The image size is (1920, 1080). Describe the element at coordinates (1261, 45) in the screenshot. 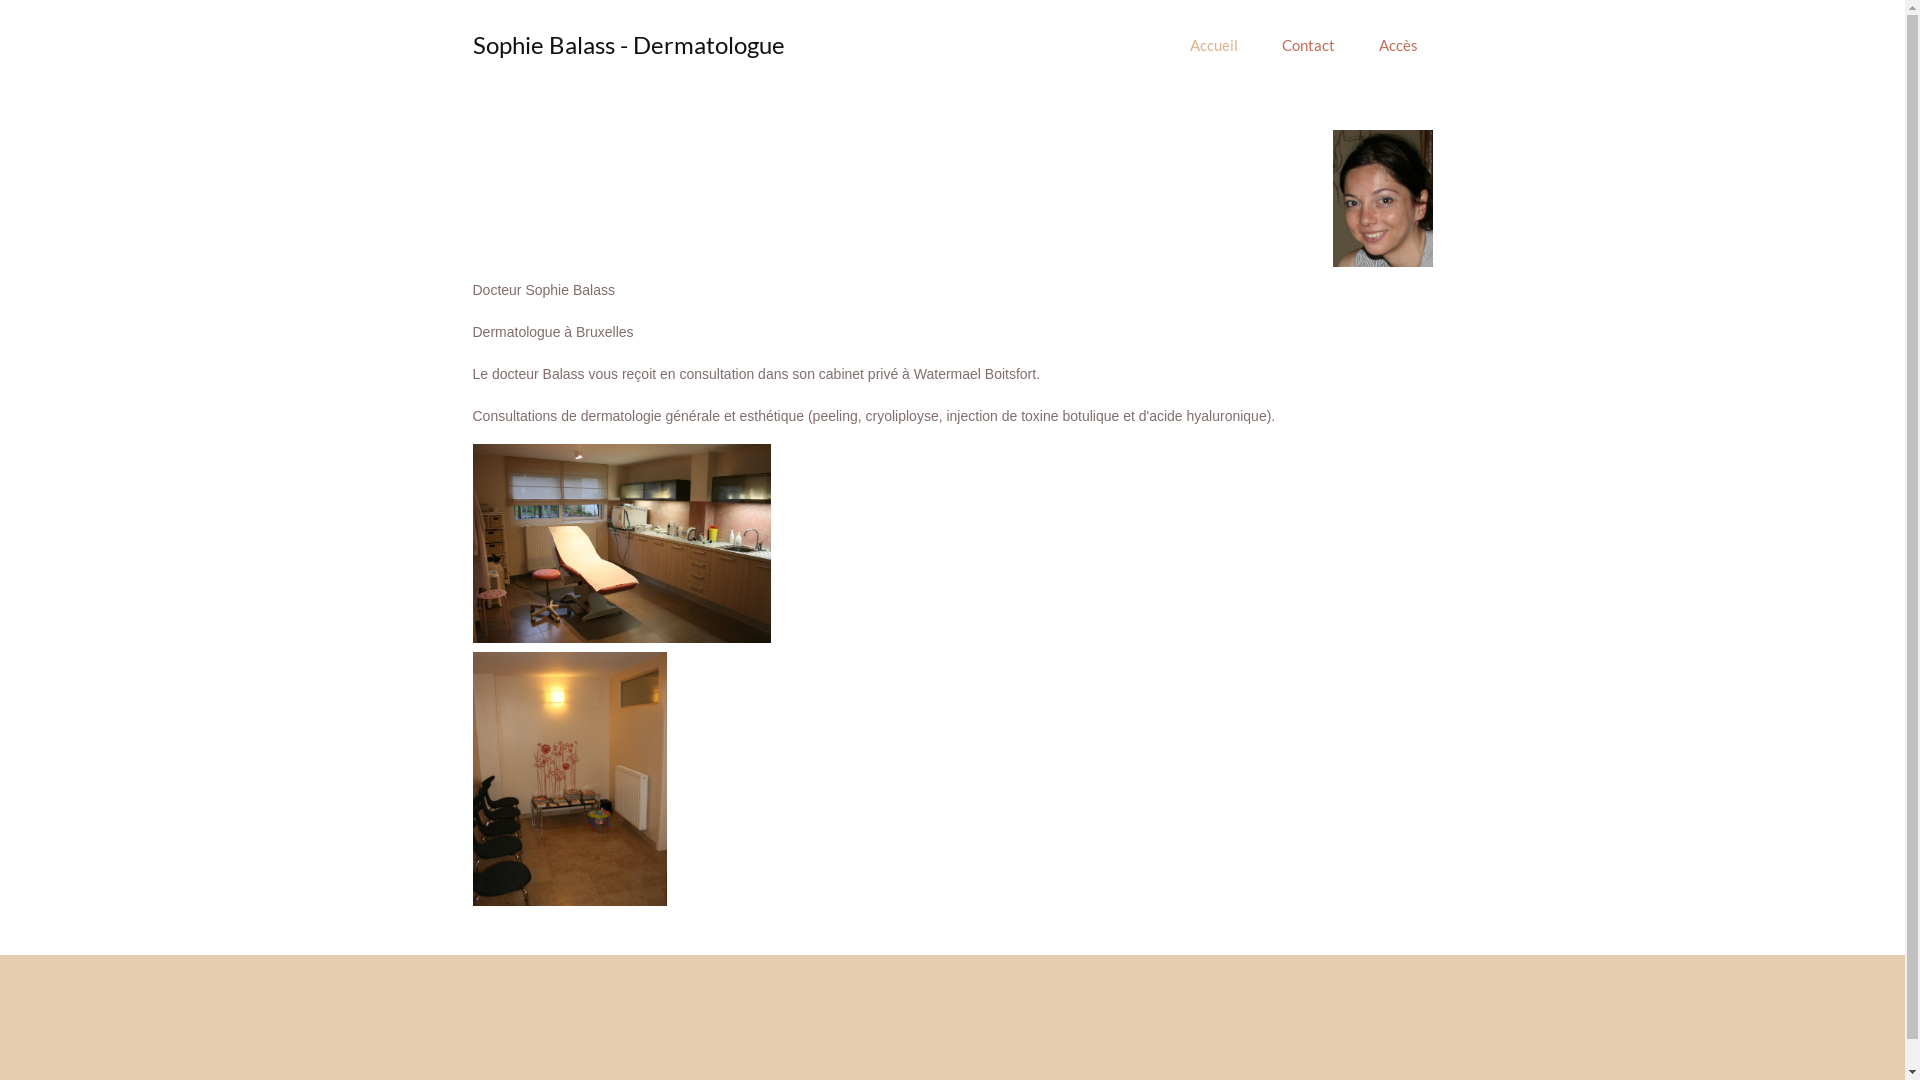

I see `'Contact'` at that location.